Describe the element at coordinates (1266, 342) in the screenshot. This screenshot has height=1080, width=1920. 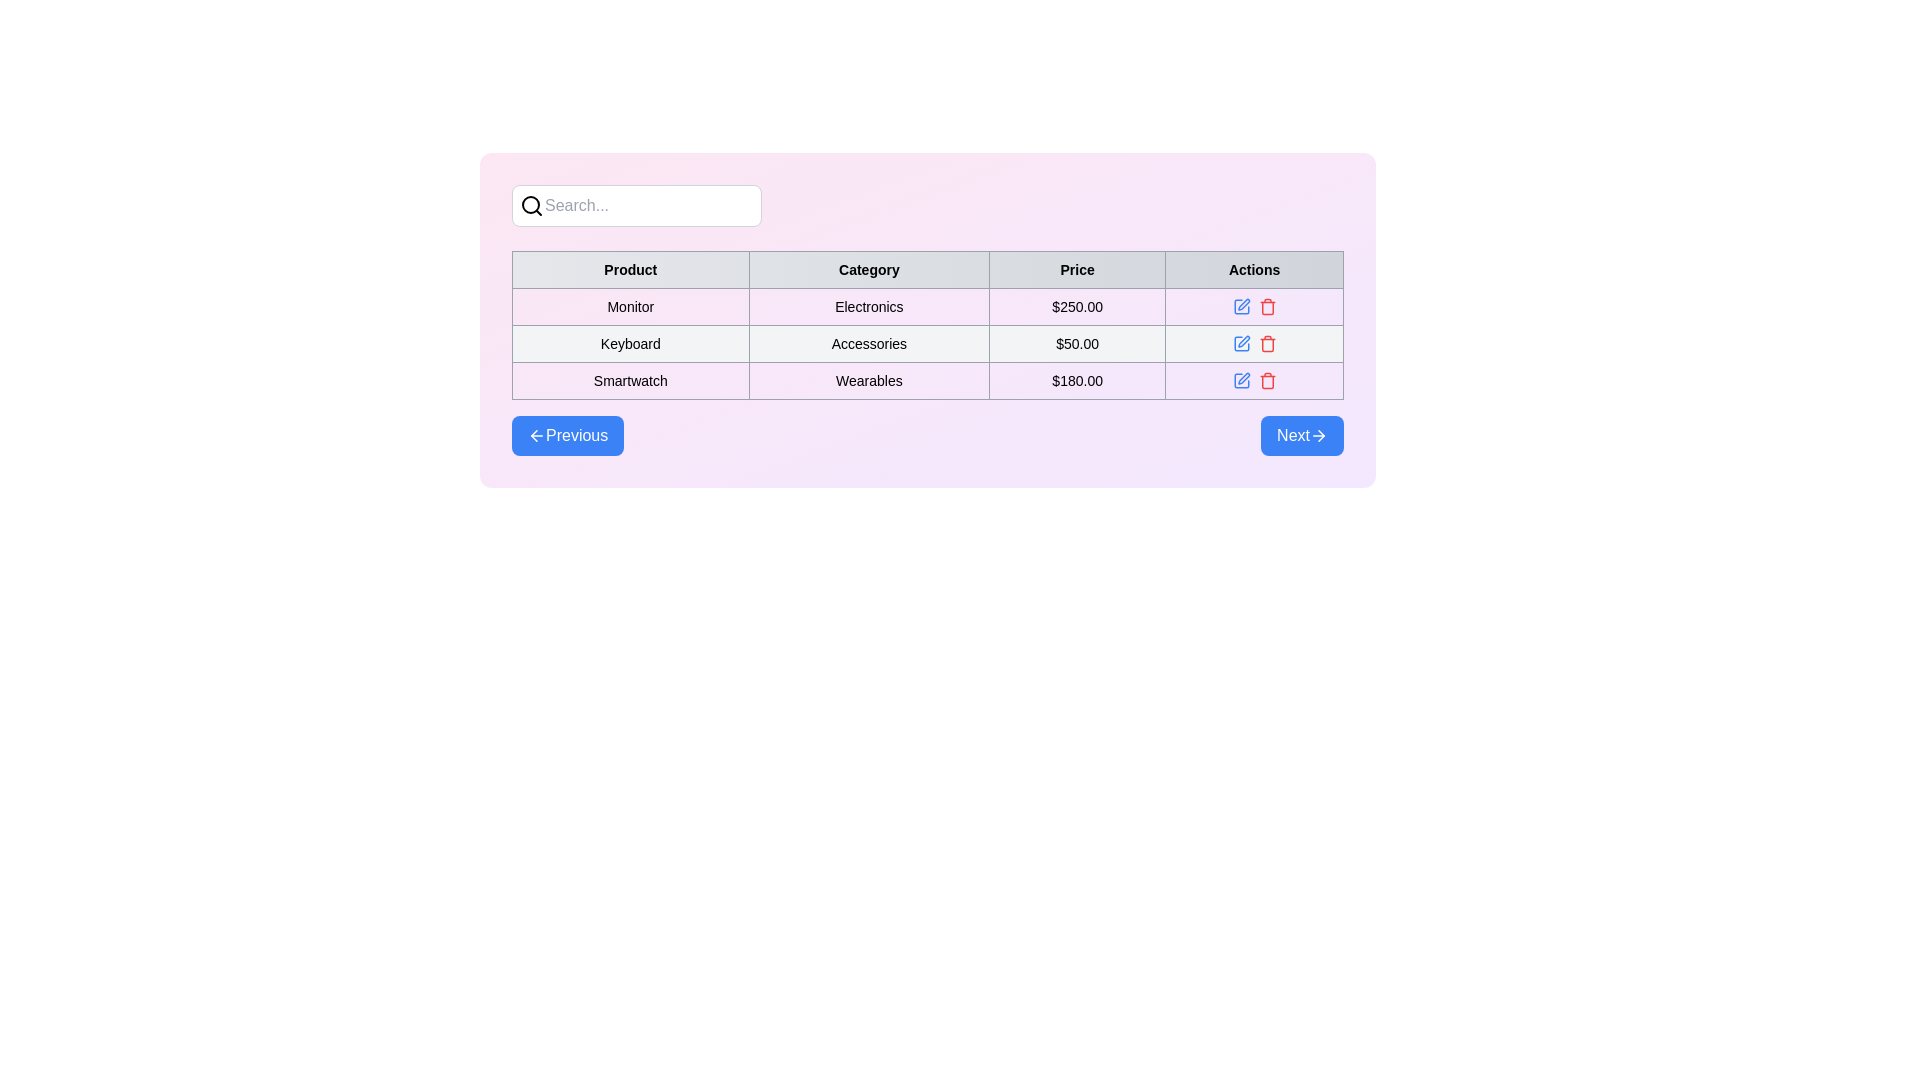
I see `the delete icon button located in the second row of the table under the 'Actions' column to initiate the deletion of the associated 'Keyboard' product entry` at that location.